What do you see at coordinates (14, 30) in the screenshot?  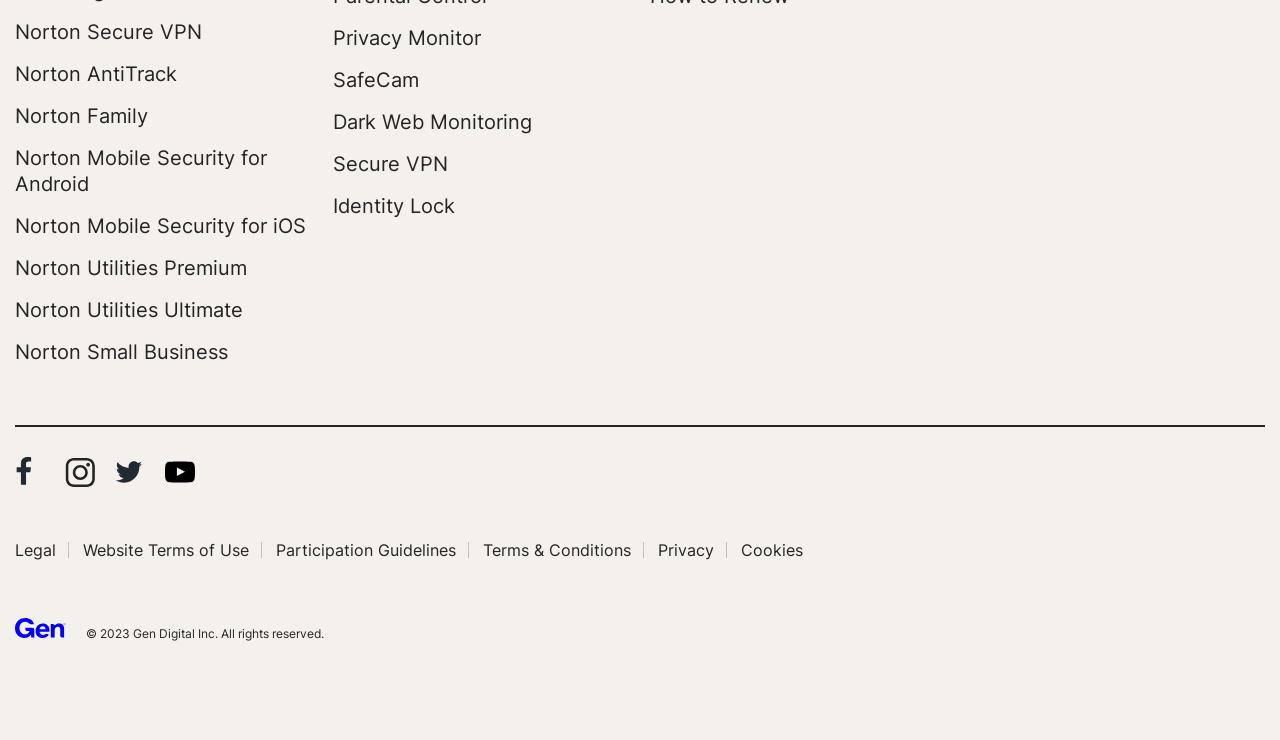 I see `'Norton Secure VPN'` at bounding box center [14, 30].